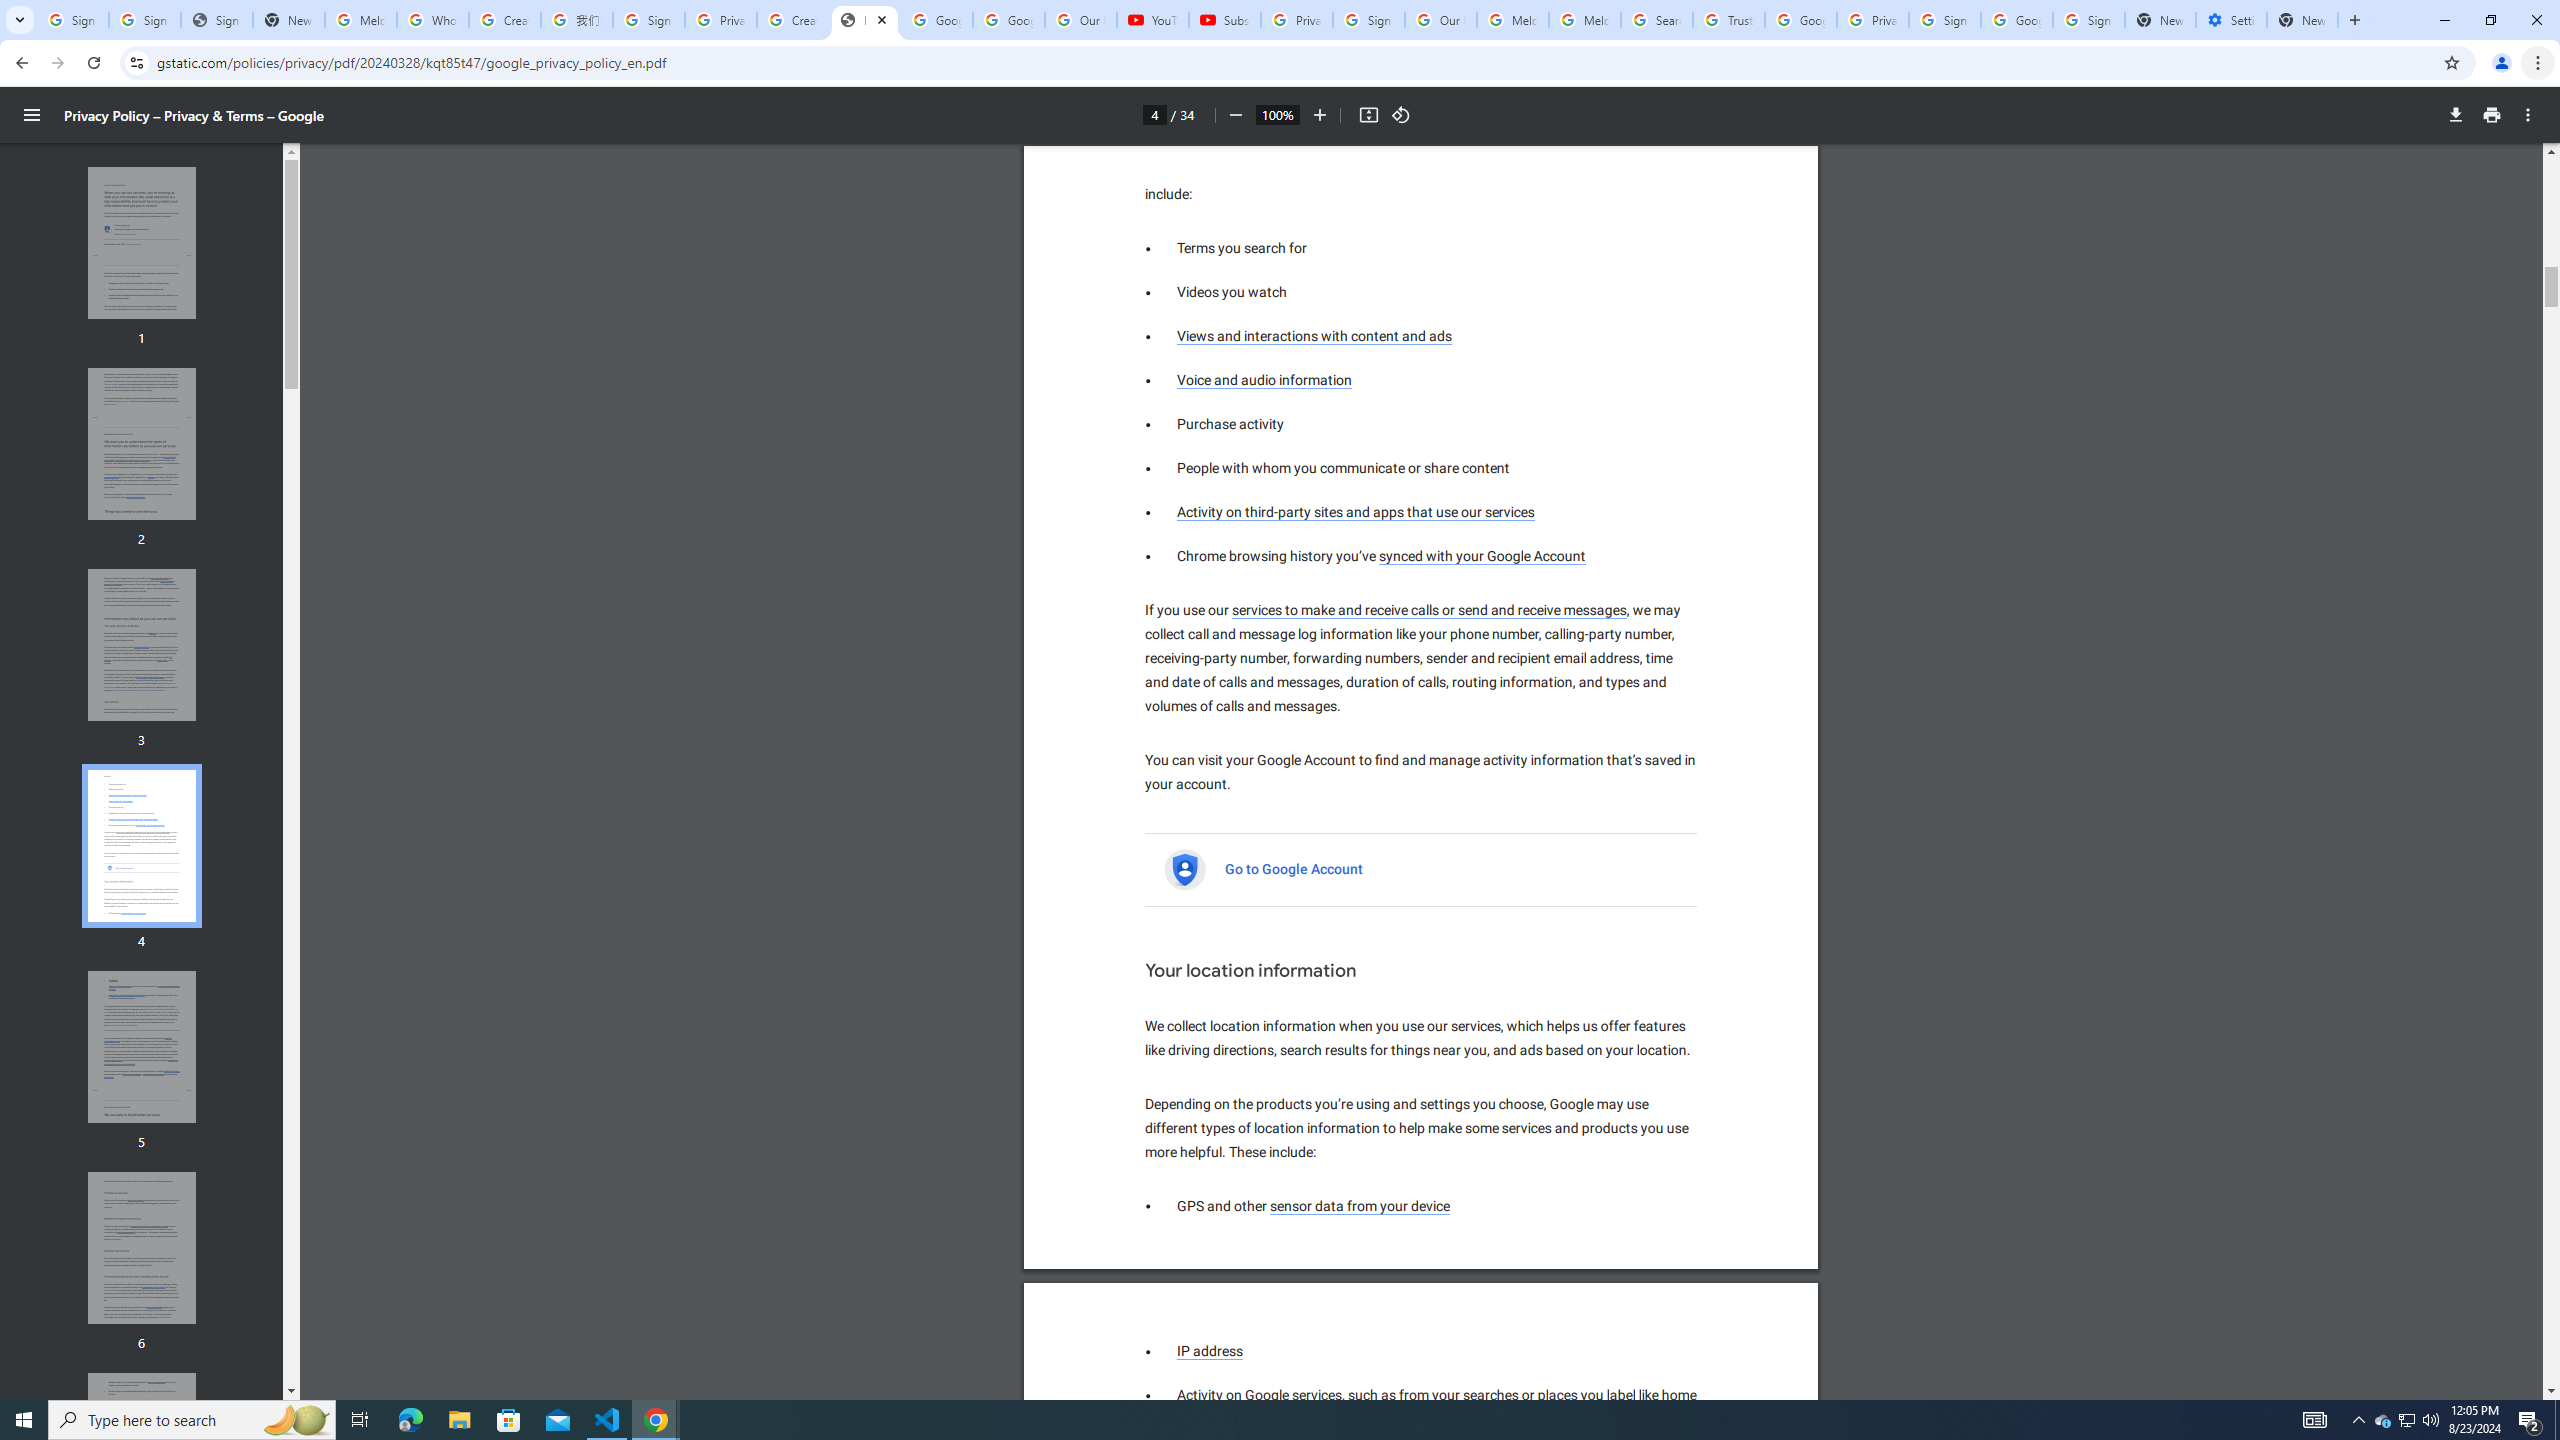  I want to click on 'Menu', so click(32, 114).